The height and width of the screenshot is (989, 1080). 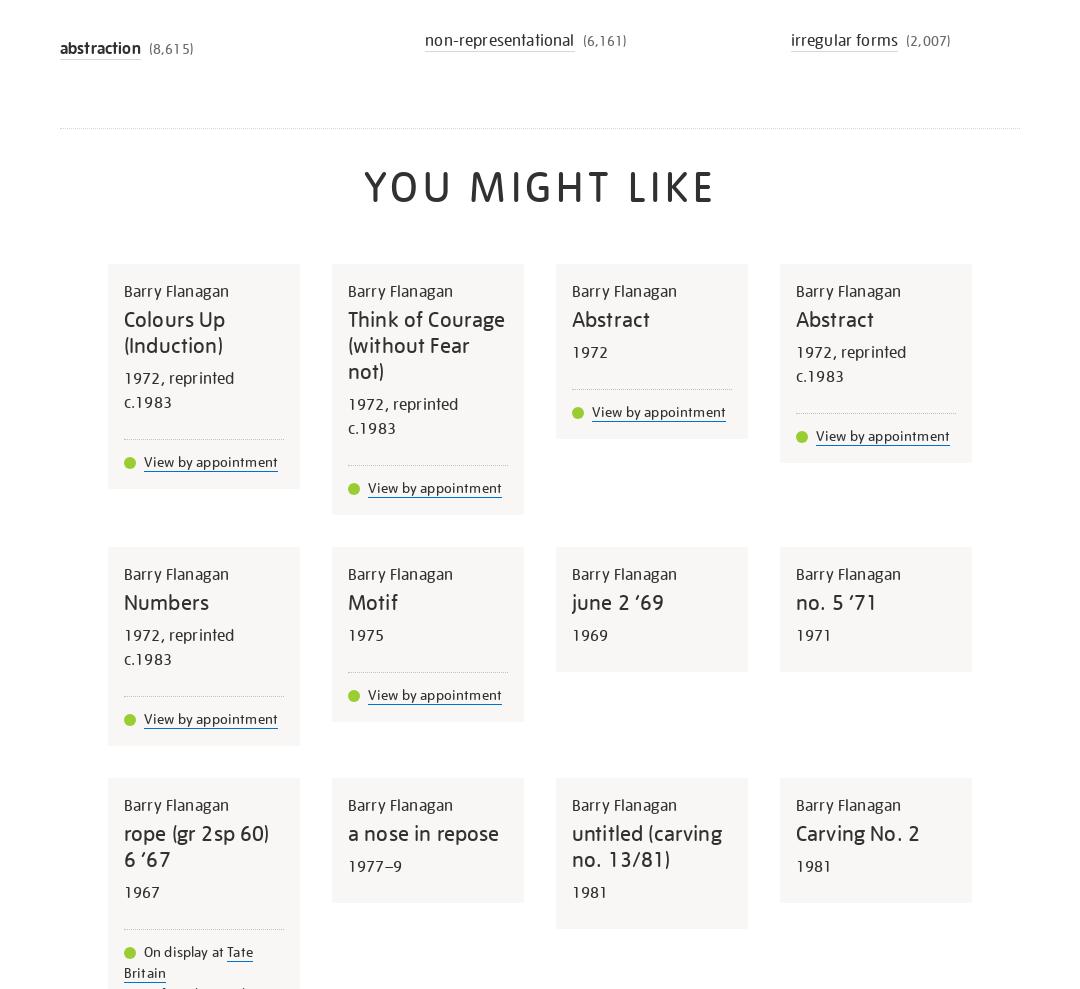 I want to click on 'Colours Up (Induction)', so click(x=173, y=331).